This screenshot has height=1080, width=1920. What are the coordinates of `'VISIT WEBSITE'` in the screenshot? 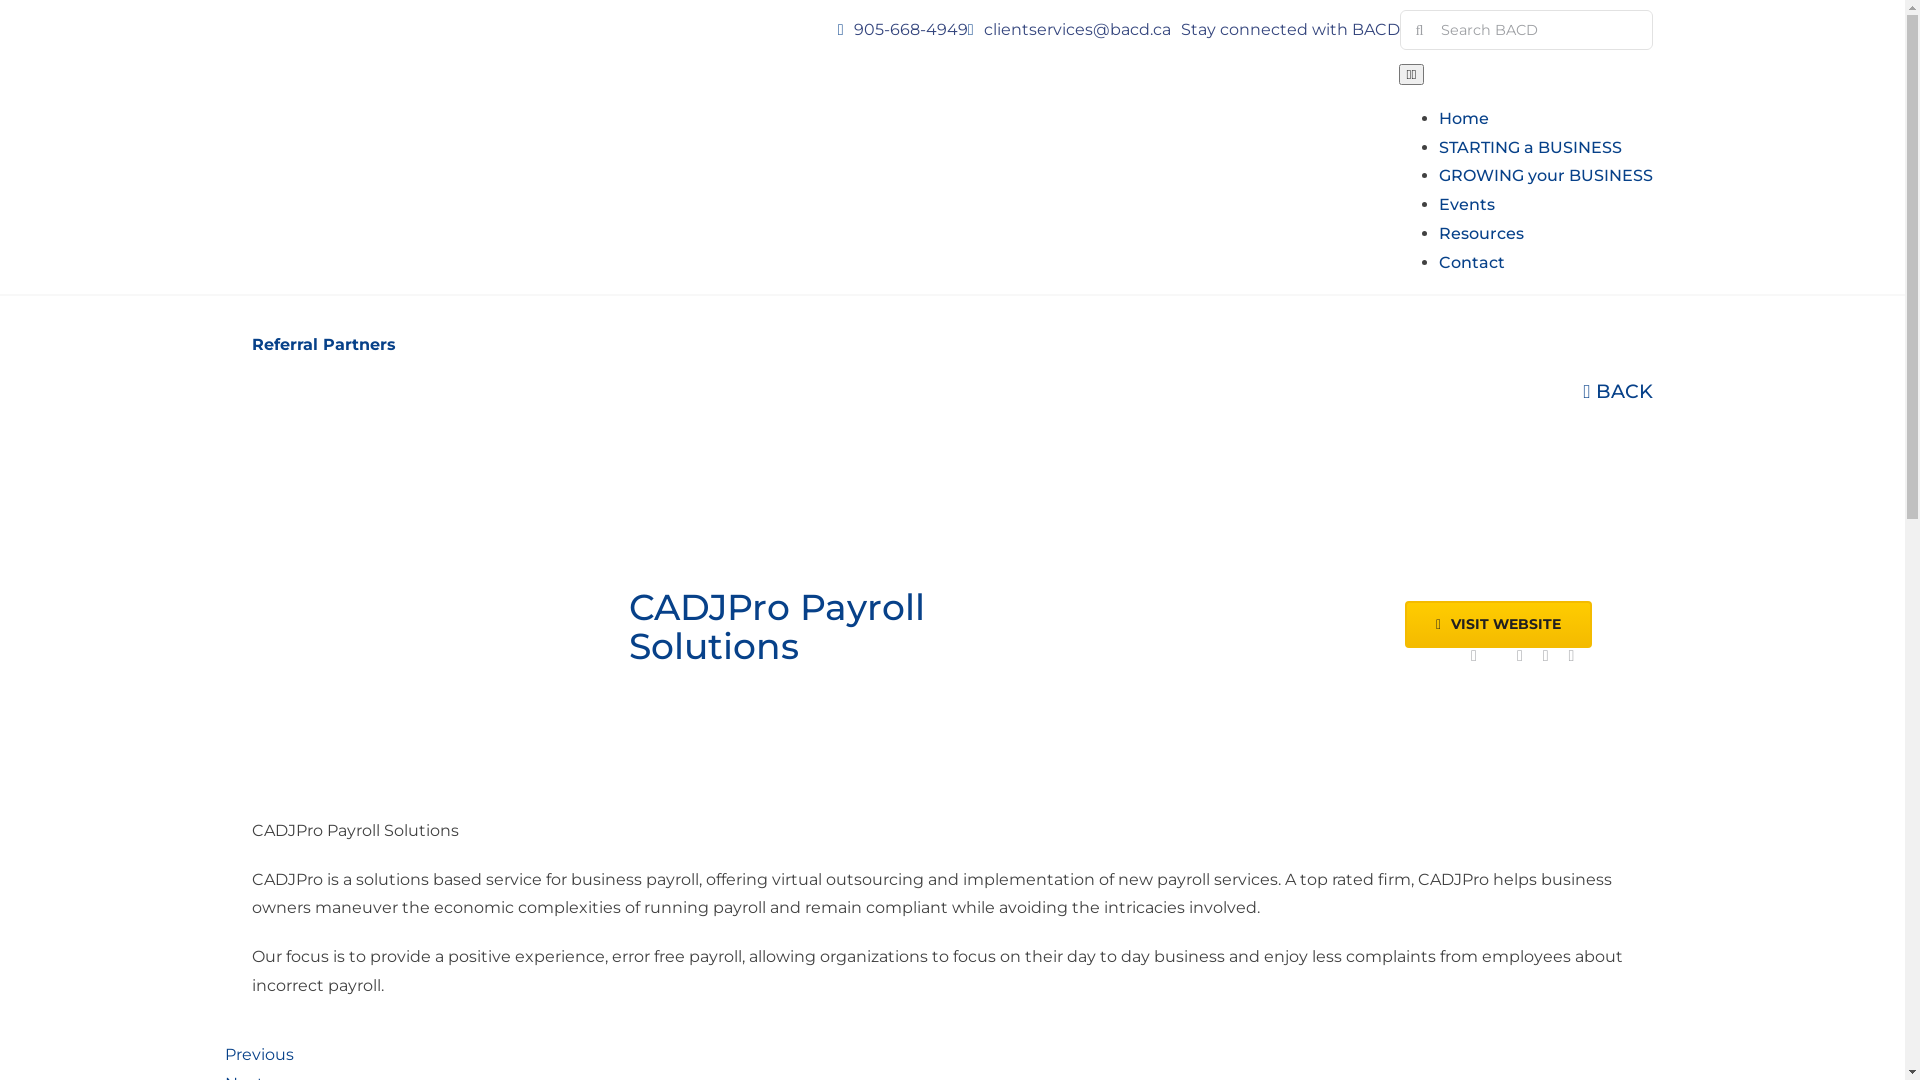 It's located at (1498, 623).